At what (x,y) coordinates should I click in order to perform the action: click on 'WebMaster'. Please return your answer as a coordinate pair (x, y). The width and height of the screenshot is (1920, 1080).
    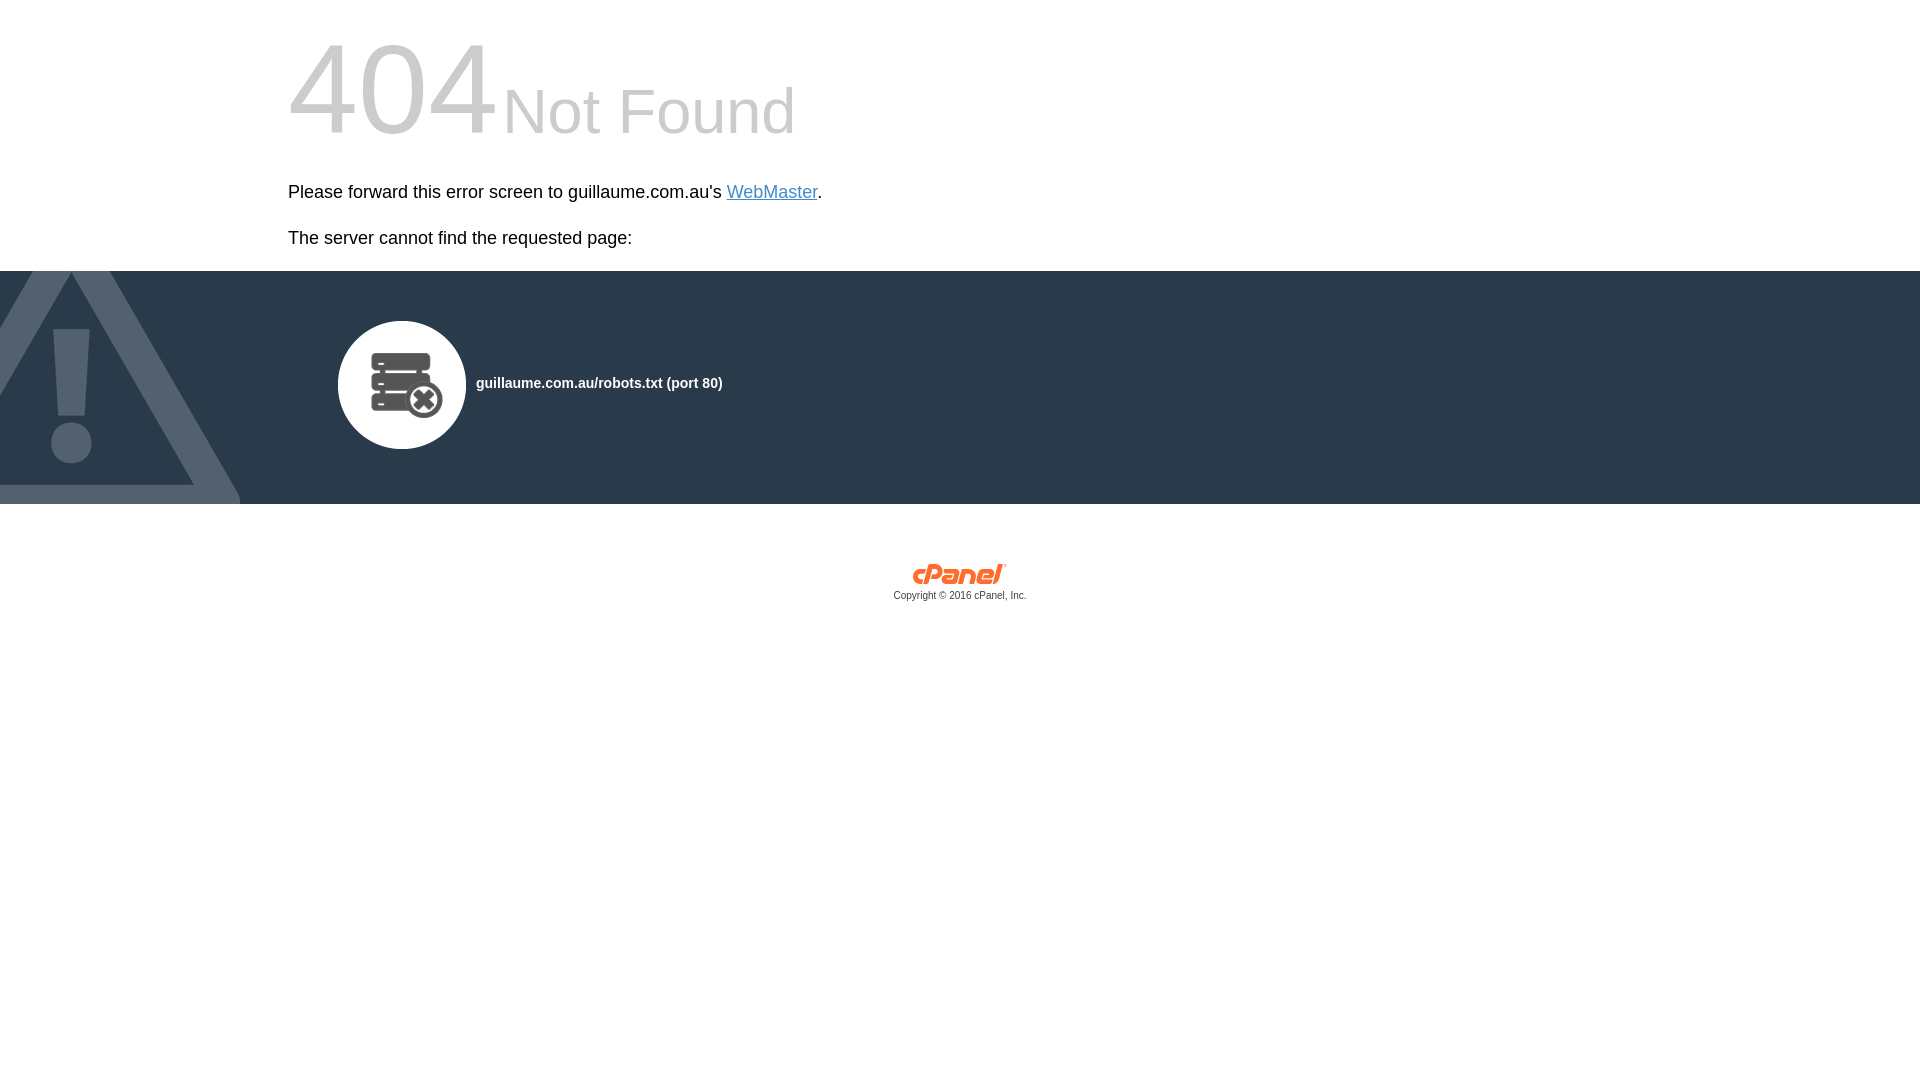
    Looking at the image, I should click on (725, 192).